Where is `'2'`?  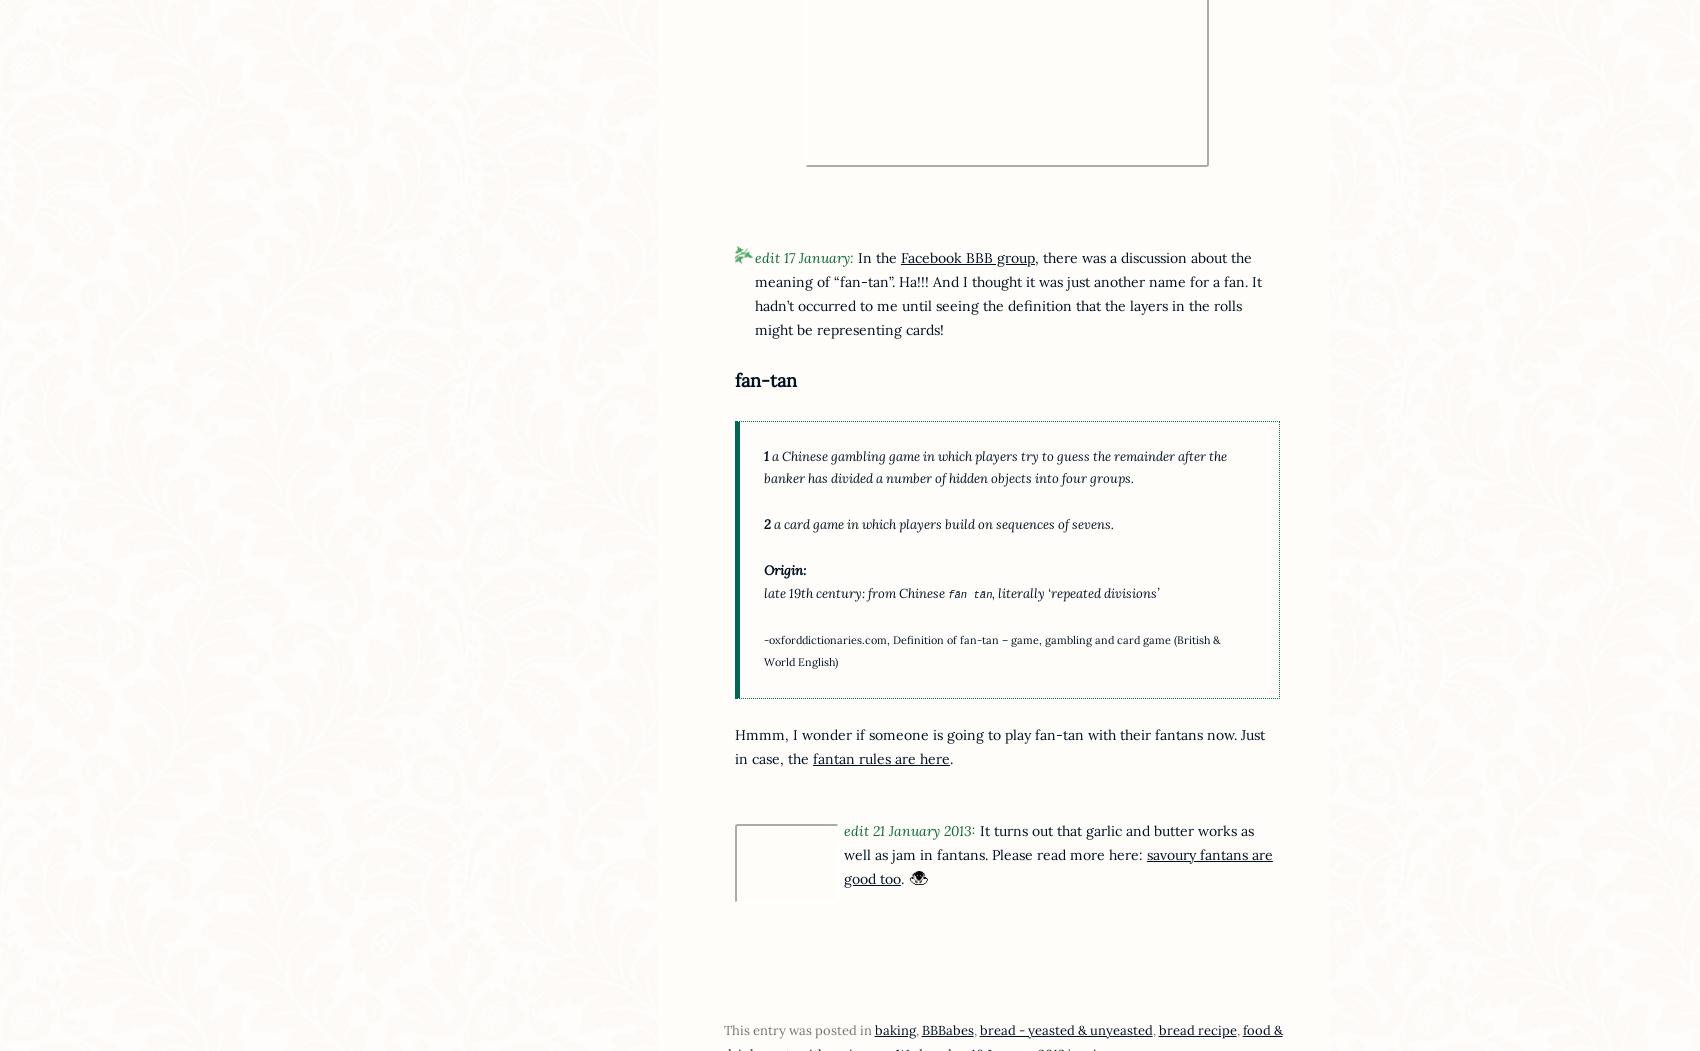 '2' is located at coordinates (762, 524).